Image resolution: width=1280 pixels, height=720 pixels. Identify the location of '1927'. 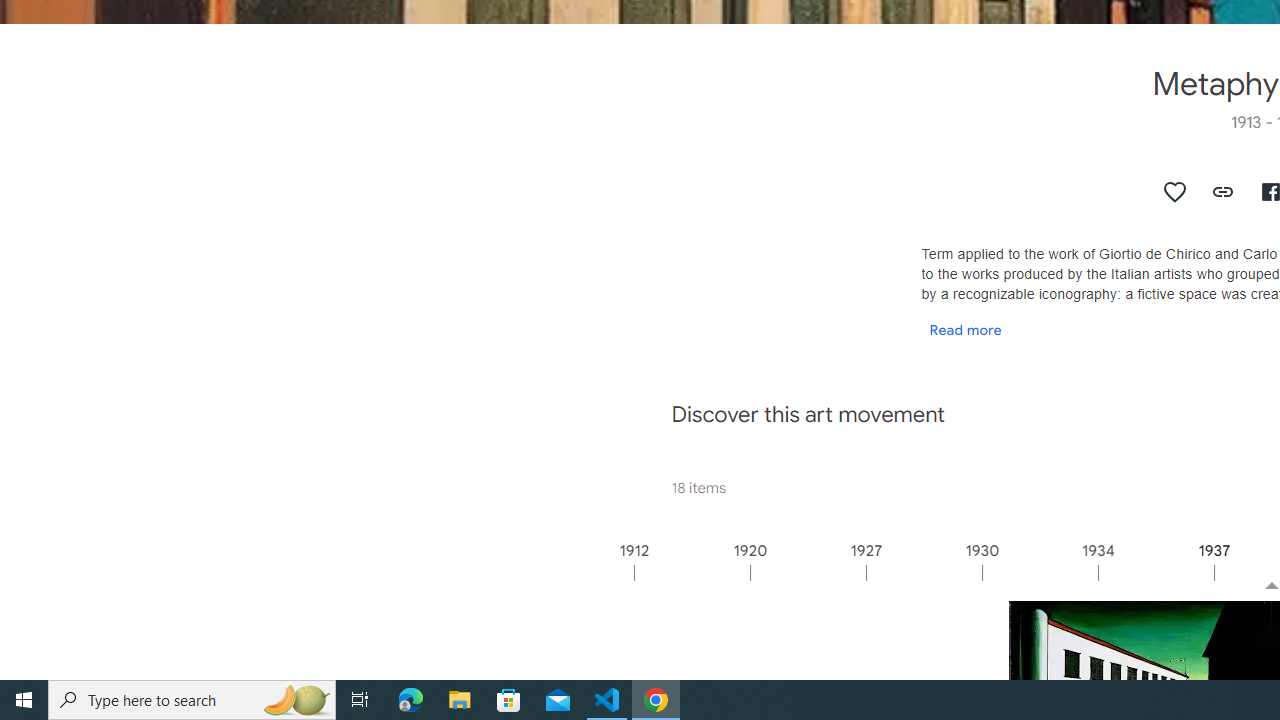
(922, 572).